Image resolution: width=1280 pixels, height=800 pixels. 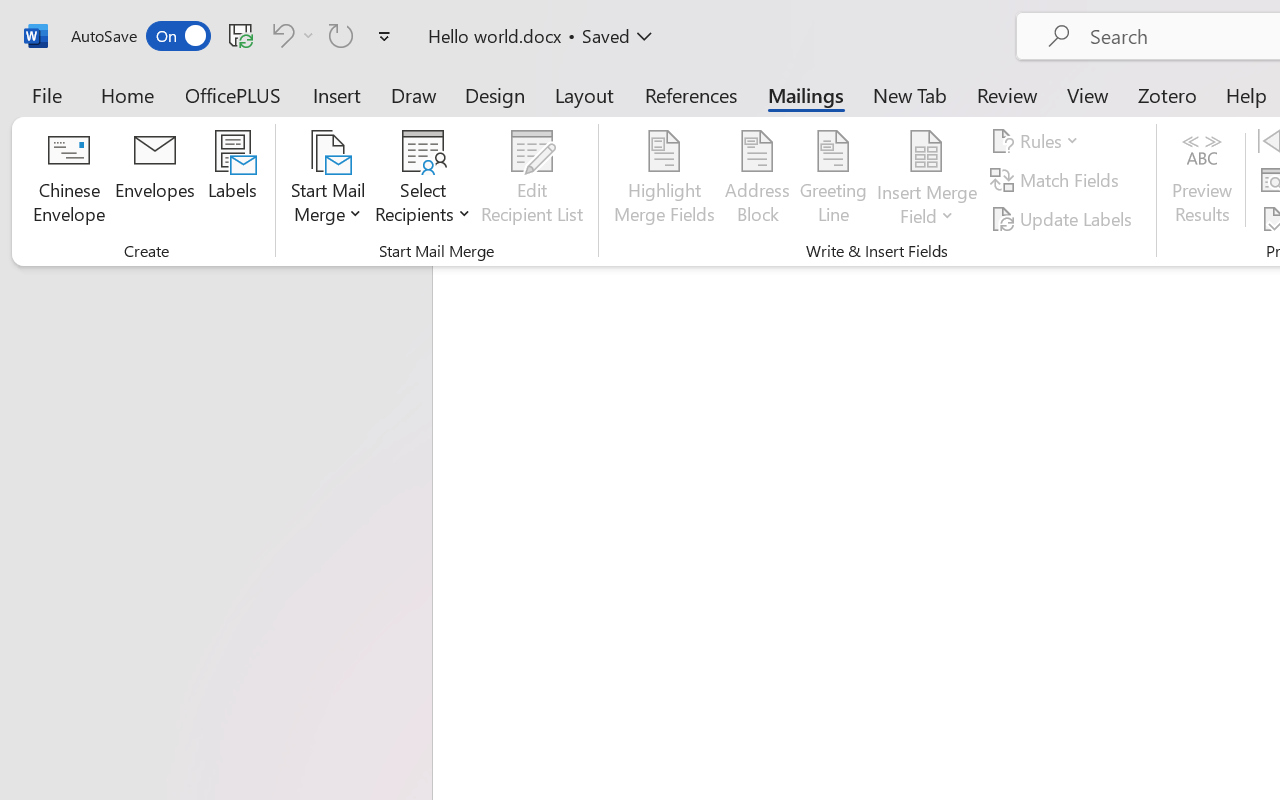 What do you see at coordinates (1167, 94) in the screenshot?
I see `'Zotero'` at bounding box center [1167, 94].